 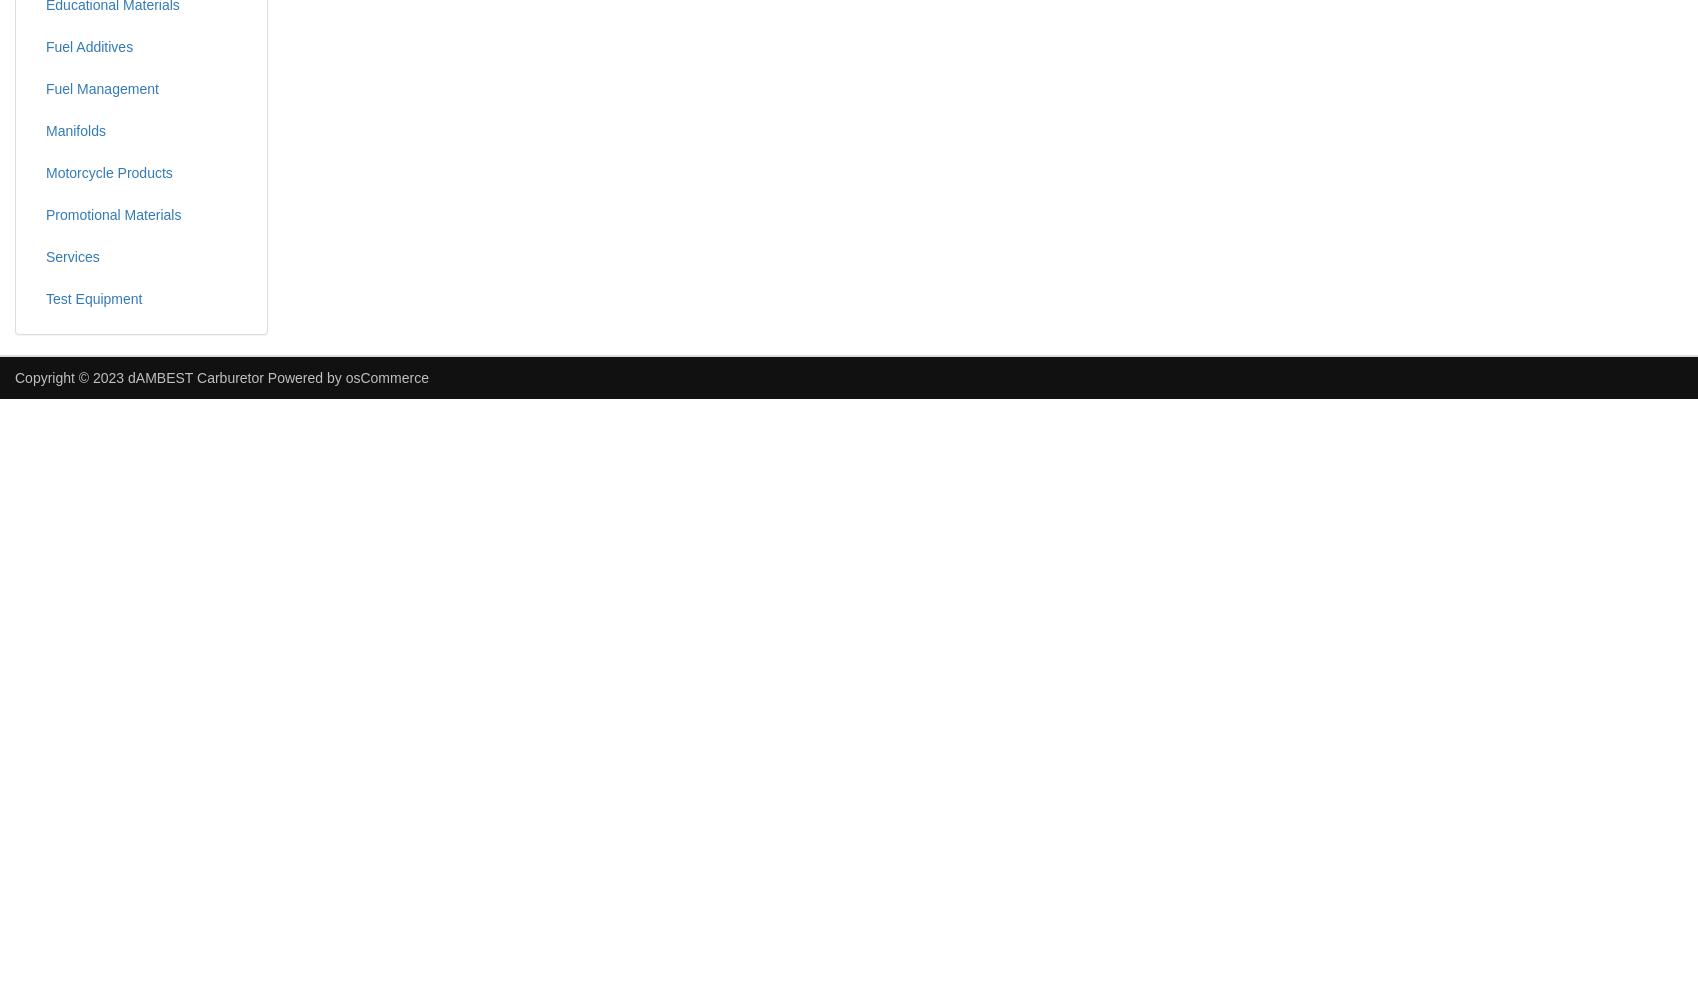 What do you see at coordinates (112, 213) in the screenshot?
I see `'Promotional Materials'` at bounding box center [112, 213].